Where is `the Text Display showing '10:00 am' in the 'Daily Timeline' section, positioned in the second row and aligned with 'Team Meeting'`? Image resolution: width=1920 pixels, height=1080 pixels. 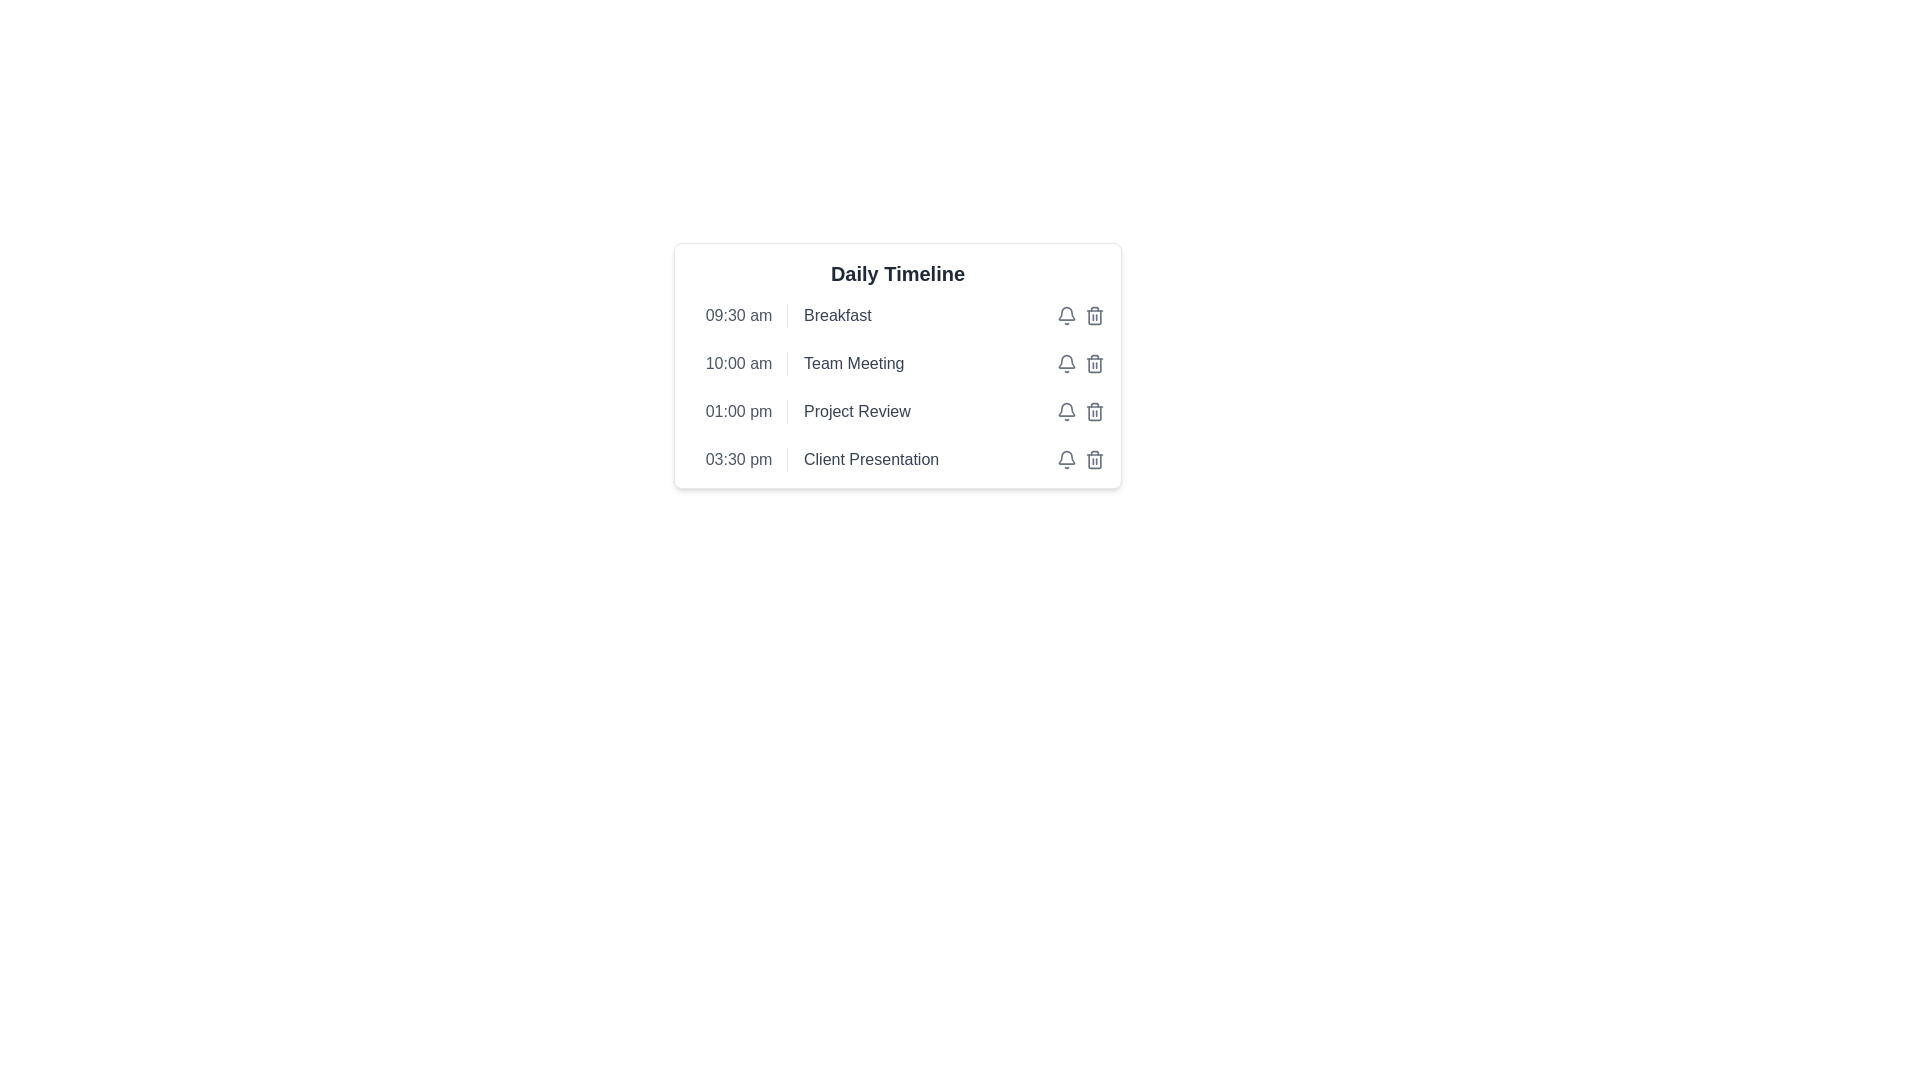 the Text Display showing '10:00 am' in the 'Daily Timeline' section, positioned in the second row and aligned with 'Team Meeting' is located at coordinates (738, 363).